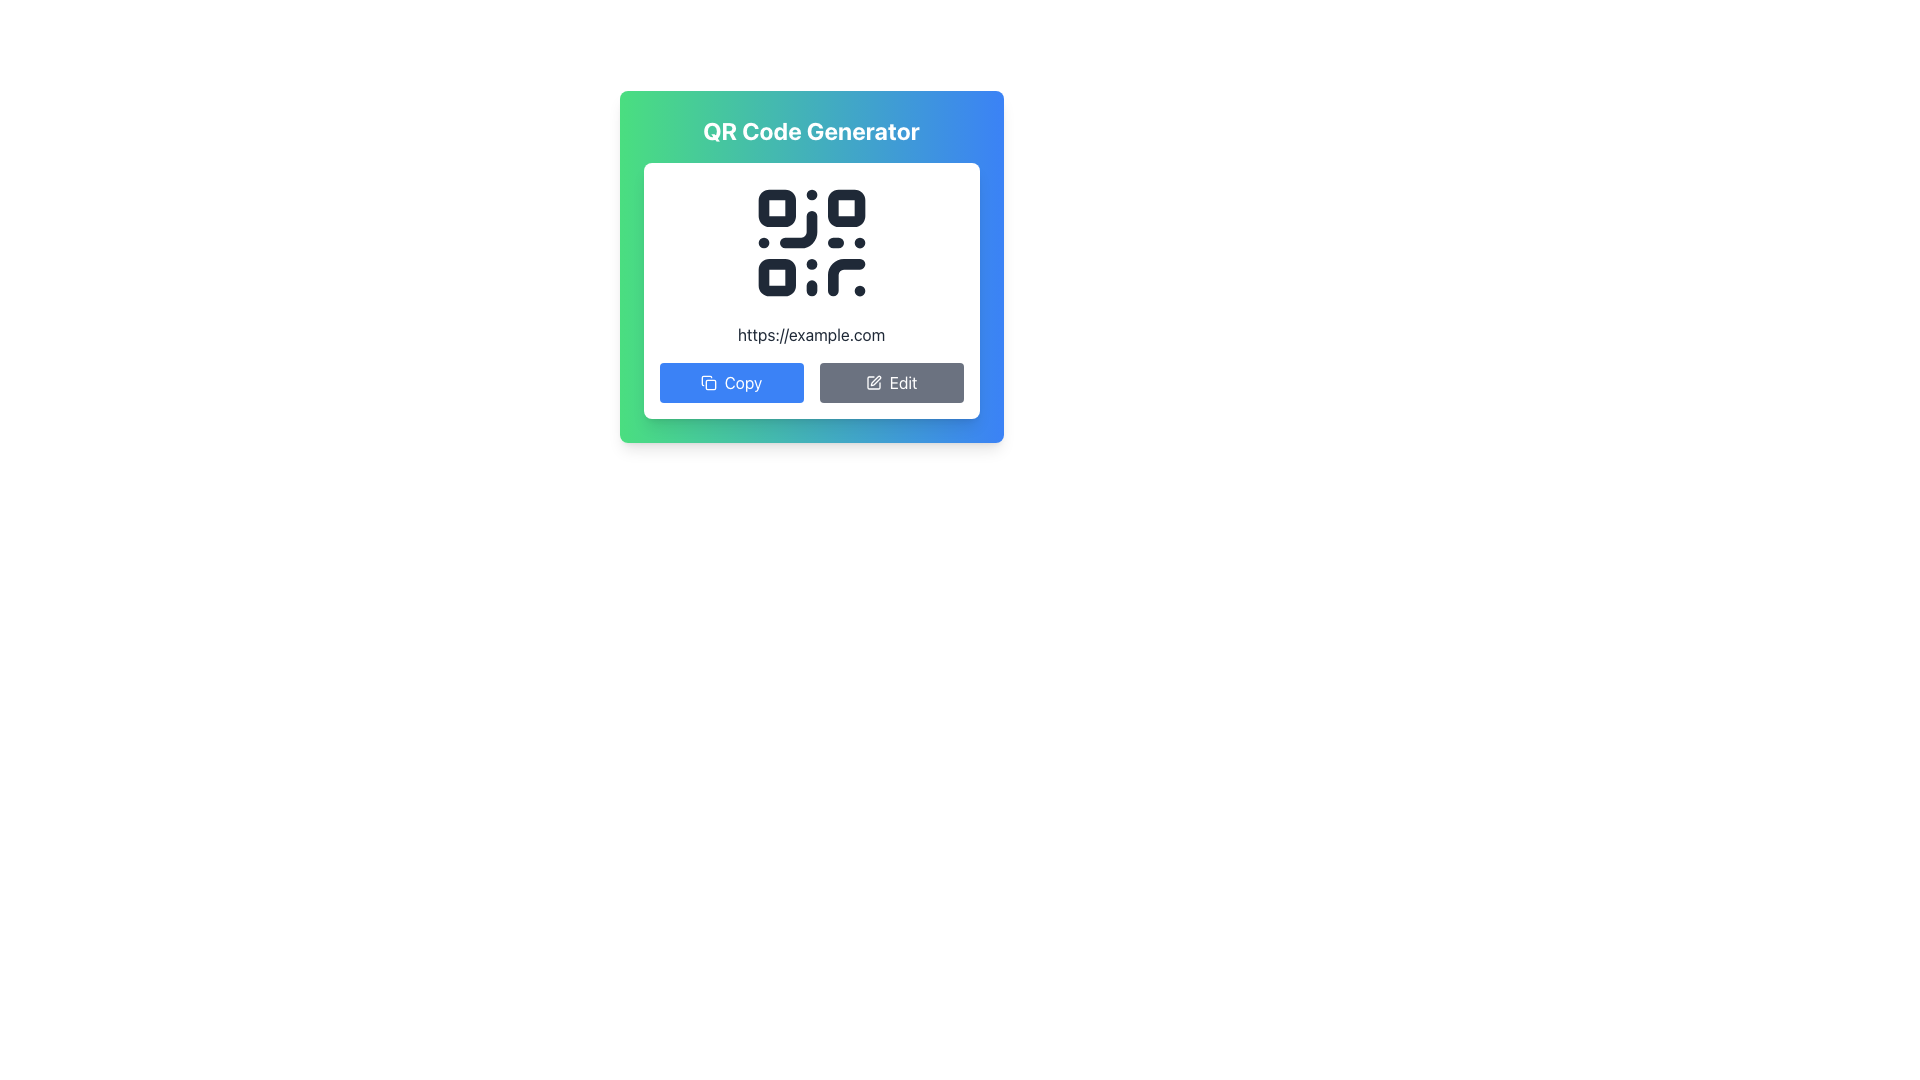 The image size is (1920, 1080). I want to click on the icon representing the copy or duplicate action, which is part of an SVG element located to the left of the 'Copy' button in the QR Code Generator popup, so click(706, 381).